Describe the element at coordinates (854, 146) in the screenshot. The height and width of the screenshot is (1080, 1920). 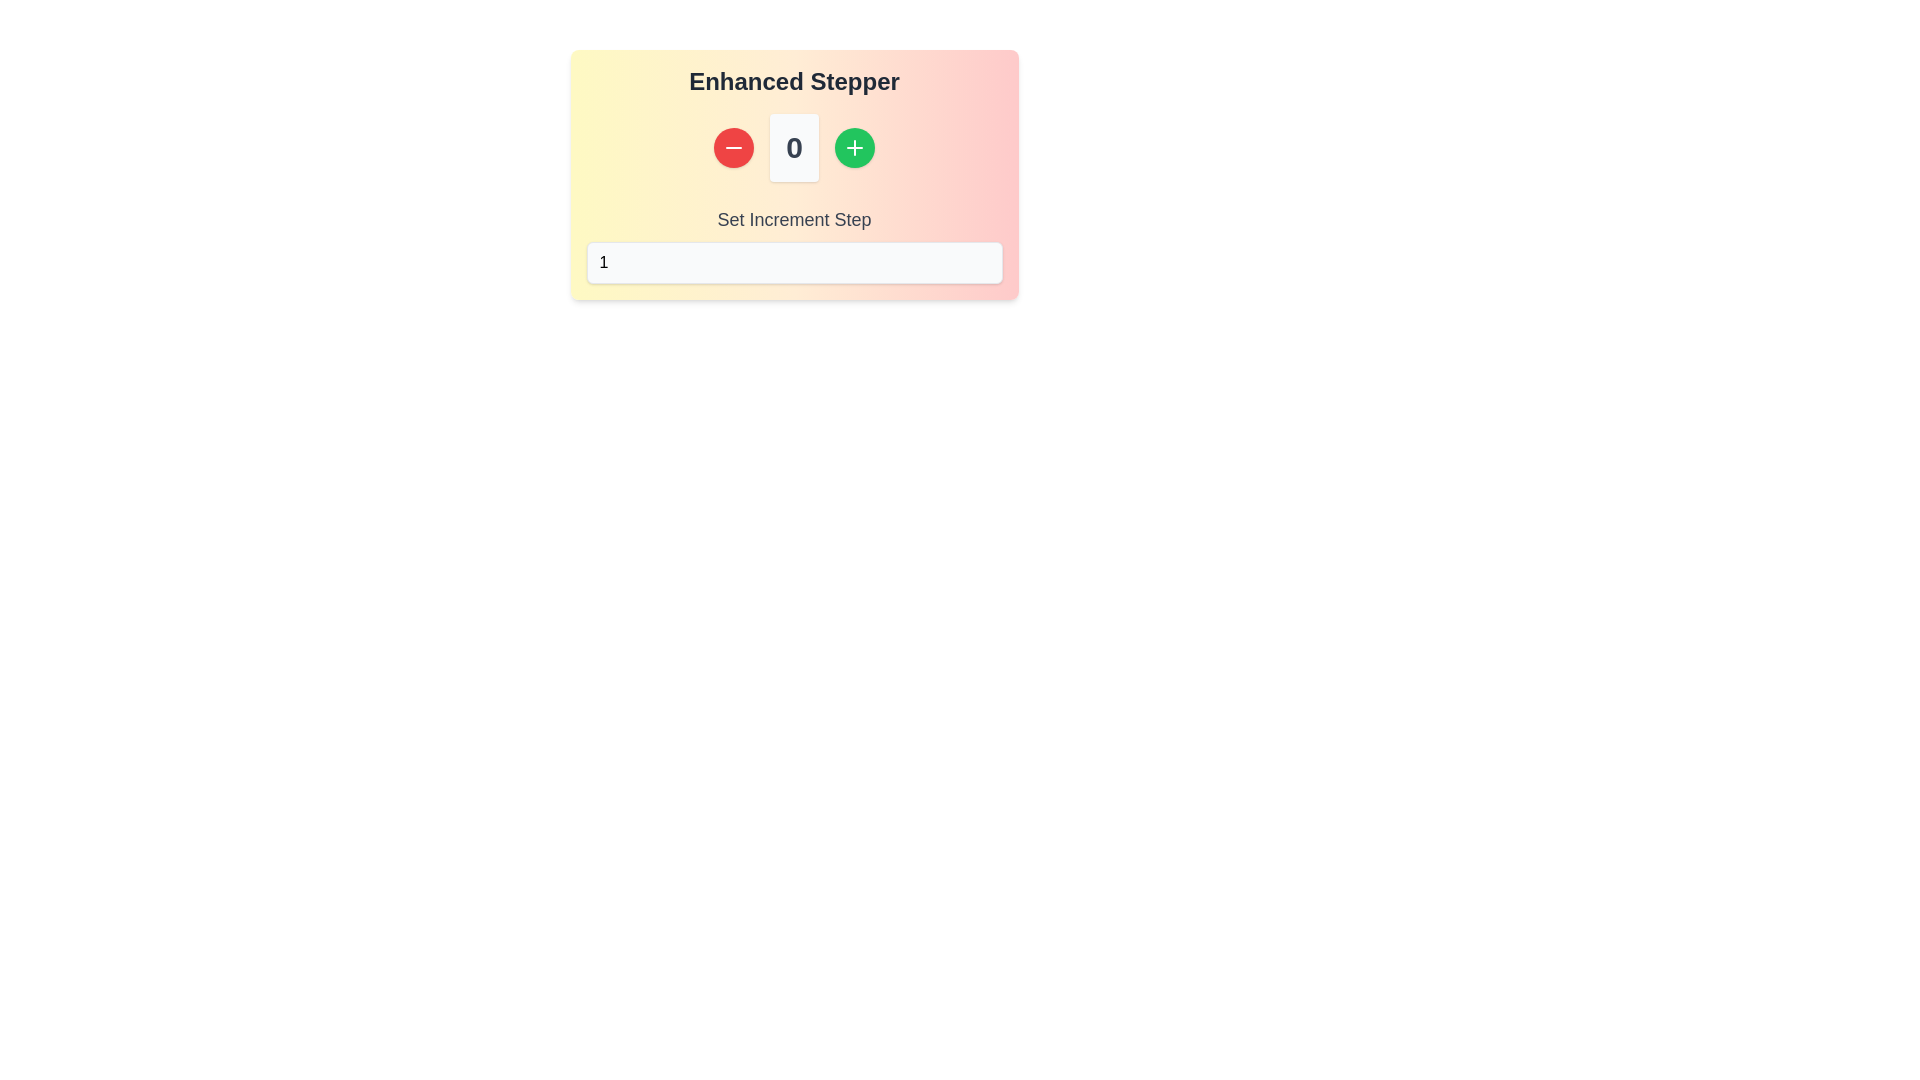
I see `the green circular button with a white '+' icon located on the center-right side of the control panel interface` at that location.